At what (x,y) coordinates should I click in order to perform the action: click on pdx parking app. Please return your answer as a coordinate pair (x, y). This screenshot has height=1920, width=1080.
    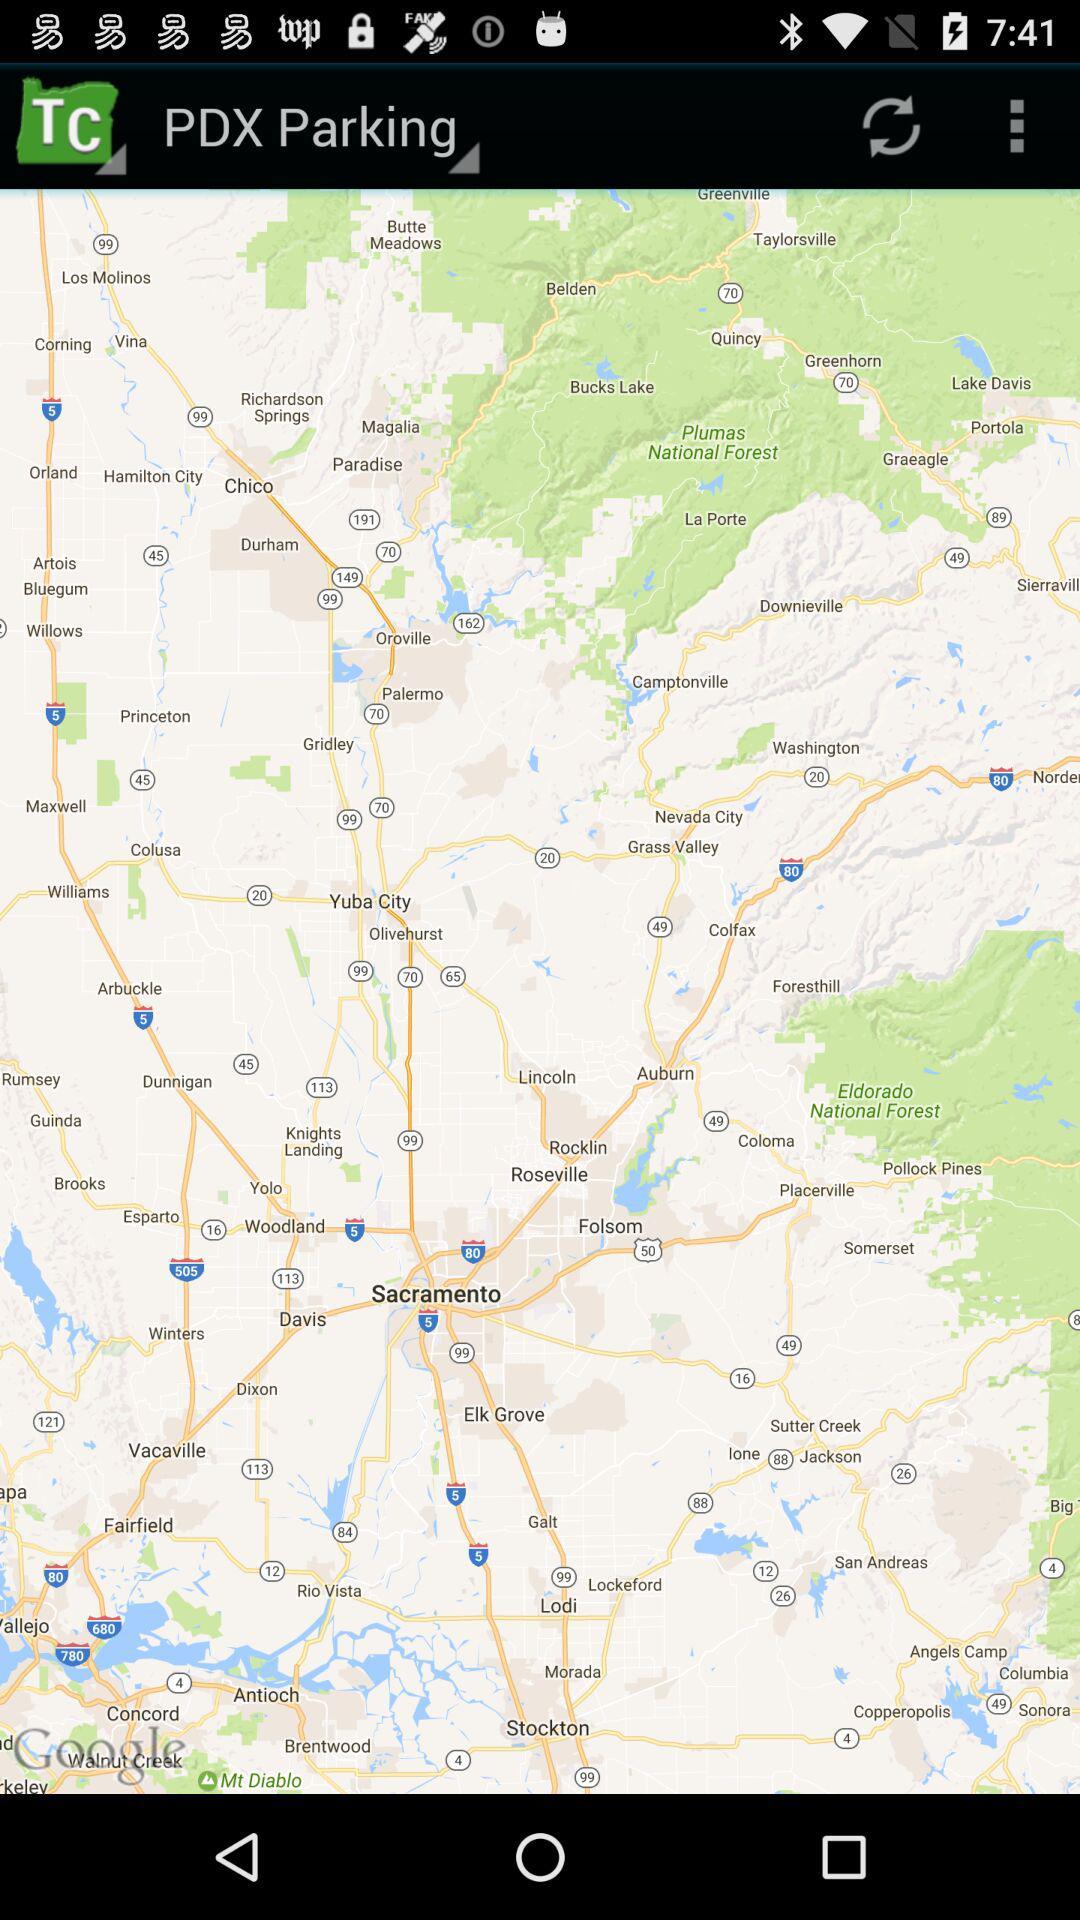
    Looking at the image, I should click on (317, 124).